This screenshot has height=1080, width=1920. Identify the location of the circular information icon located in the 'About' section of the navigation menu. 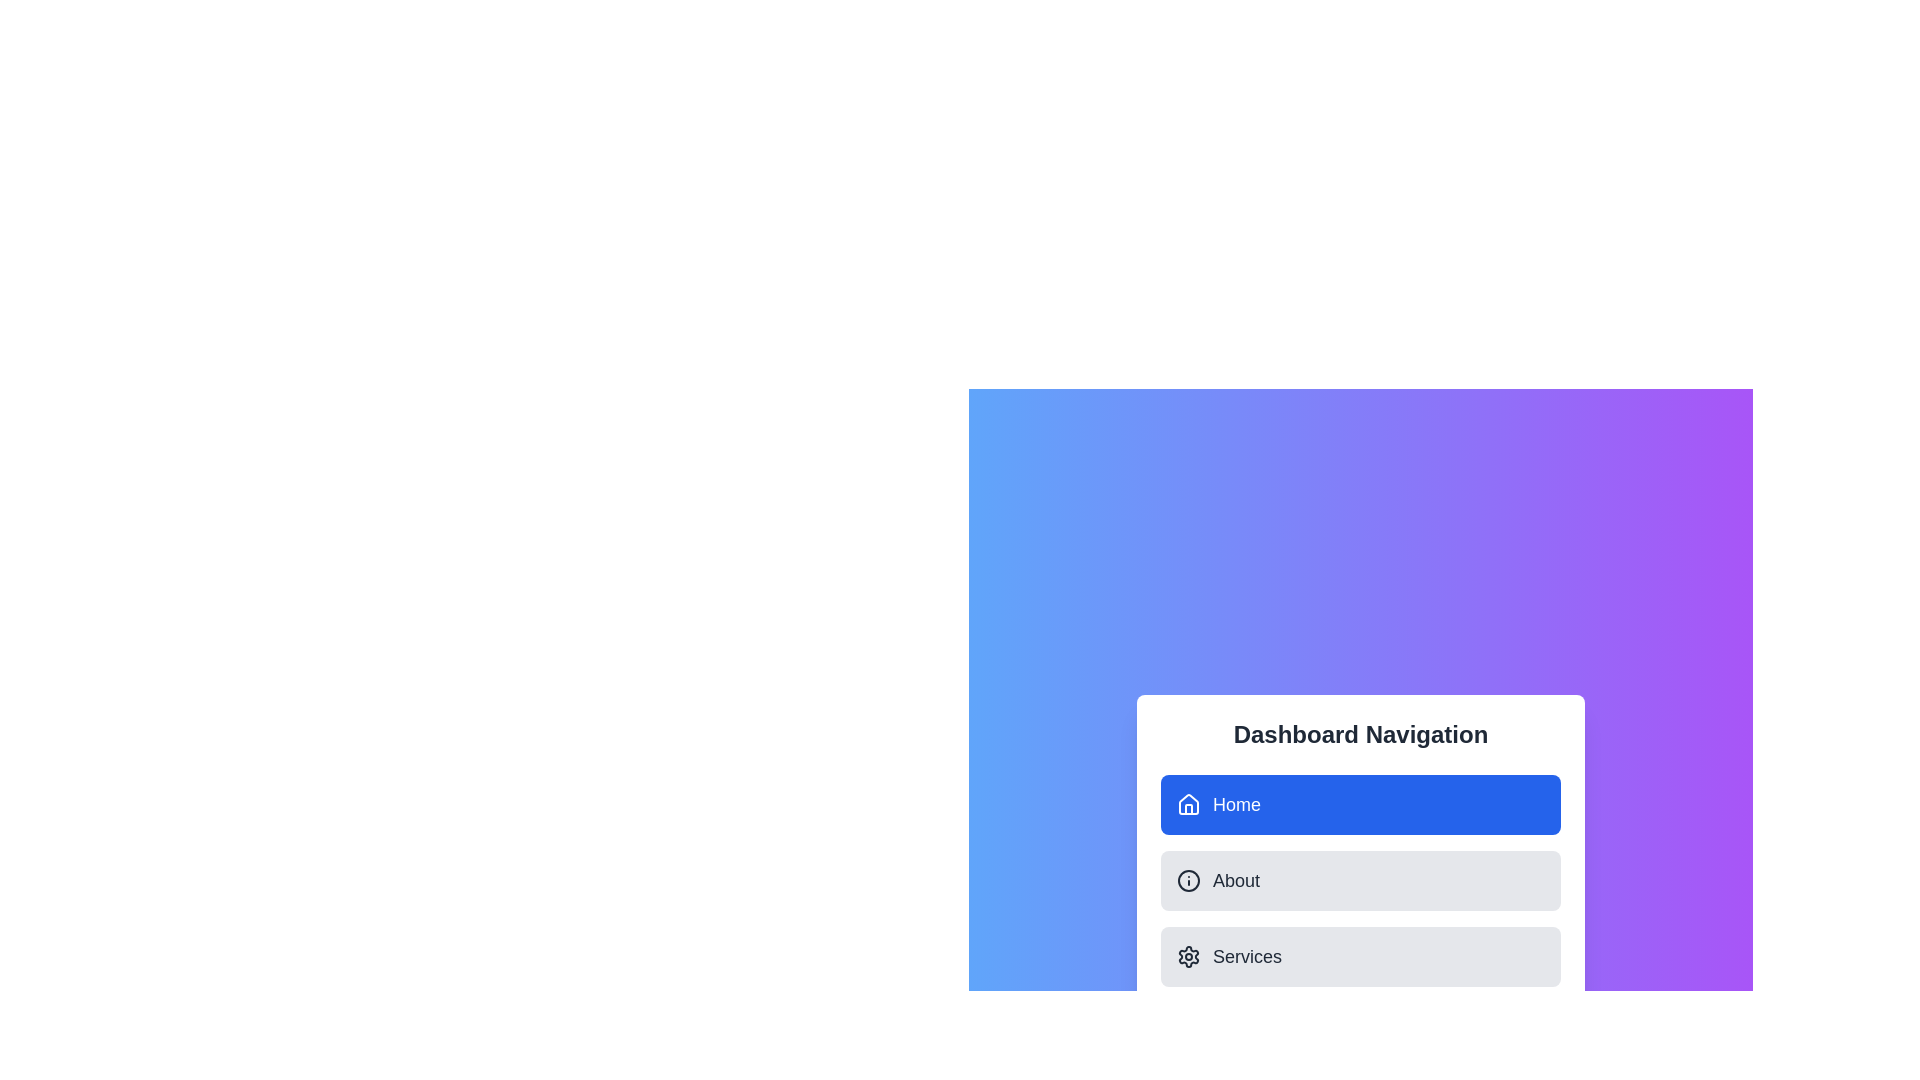
(1189, 879).